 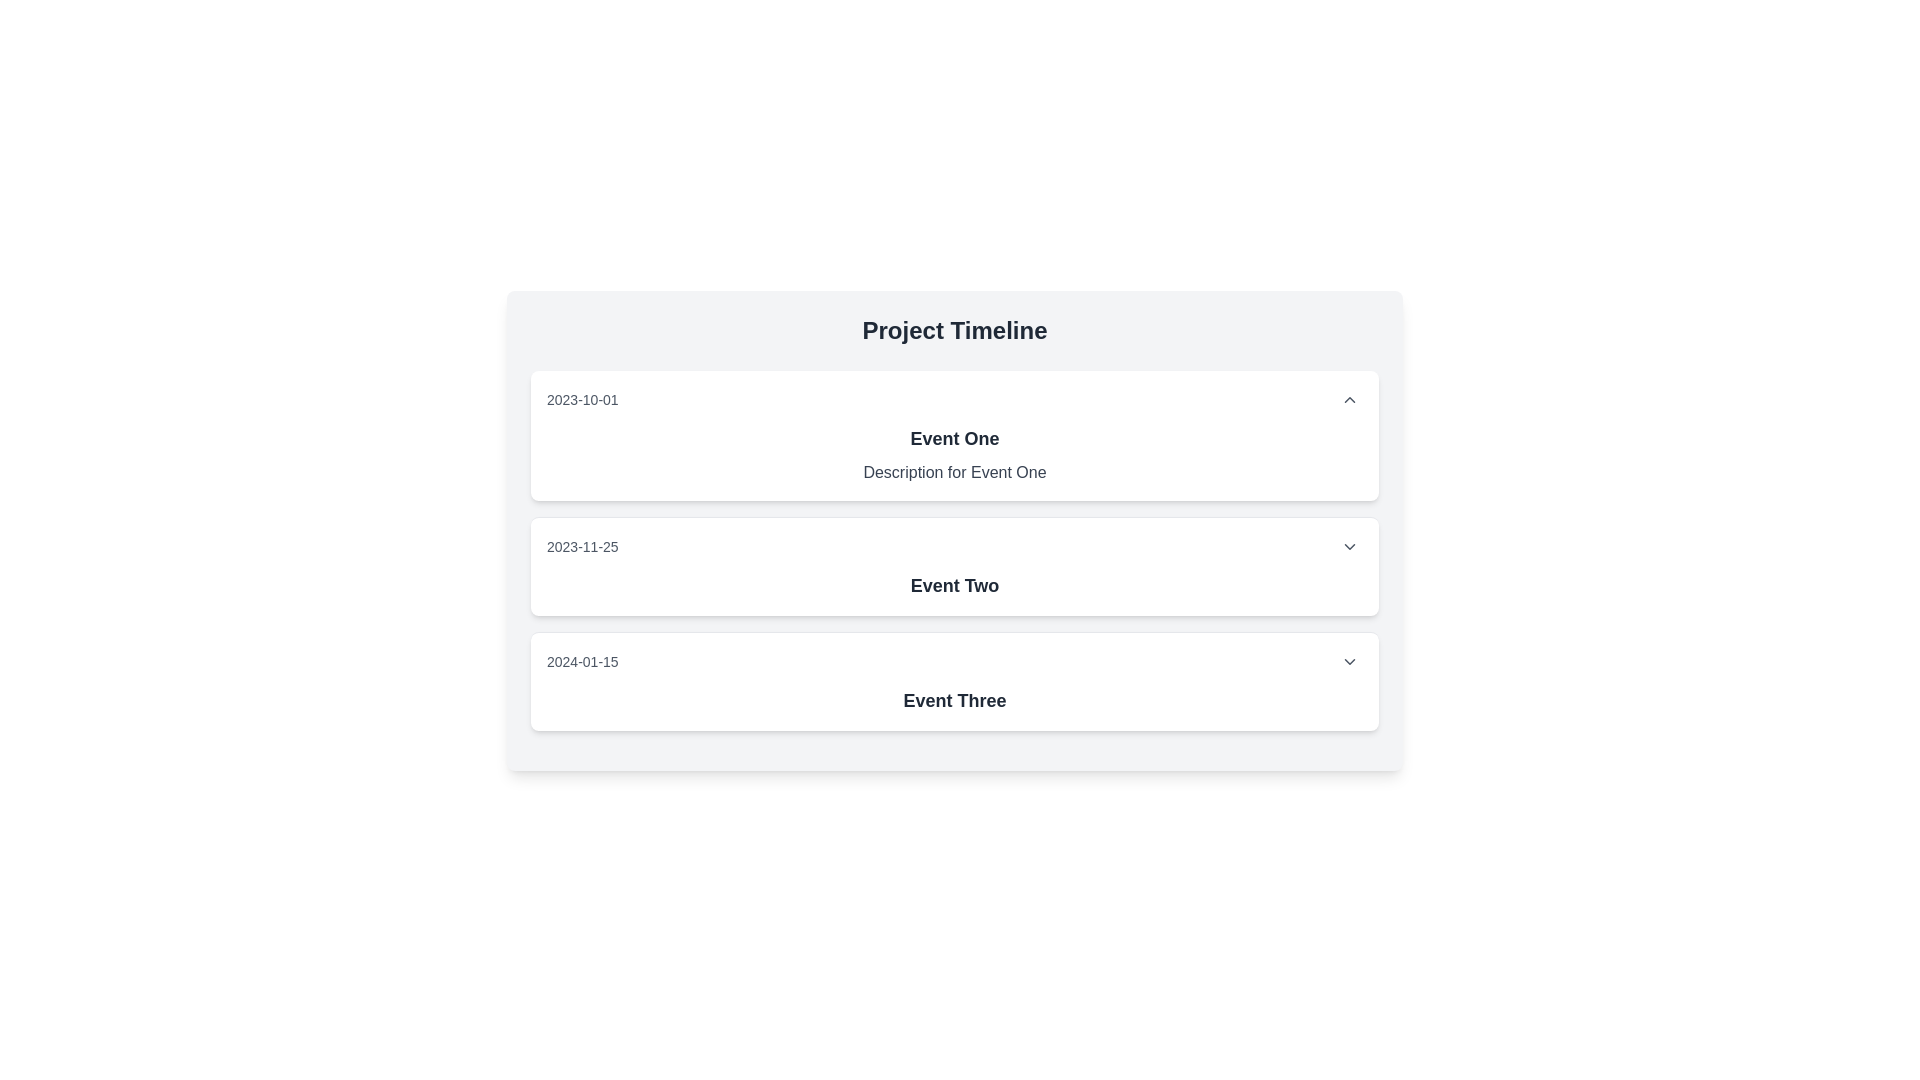 What do you see at coordinates (954, 547) in the screenshot?
I see `the selectable item displaying the date '2023-11-25' in the second event block titled 'Event Two'` at bounding box center [954, 547].